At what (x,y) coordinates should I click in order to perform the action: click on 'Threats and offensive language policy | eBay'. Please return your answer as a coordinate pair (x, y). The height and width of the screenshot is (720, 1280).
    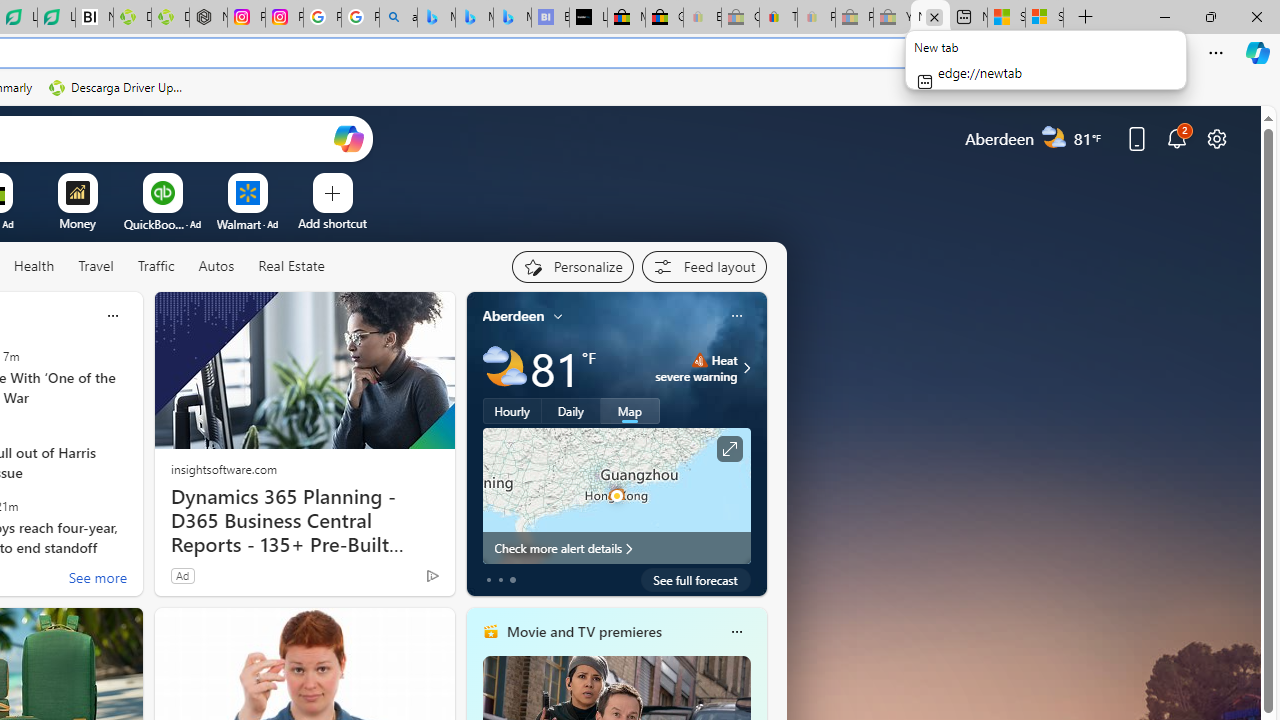
    Looking at the image, I should click on (777, 17).